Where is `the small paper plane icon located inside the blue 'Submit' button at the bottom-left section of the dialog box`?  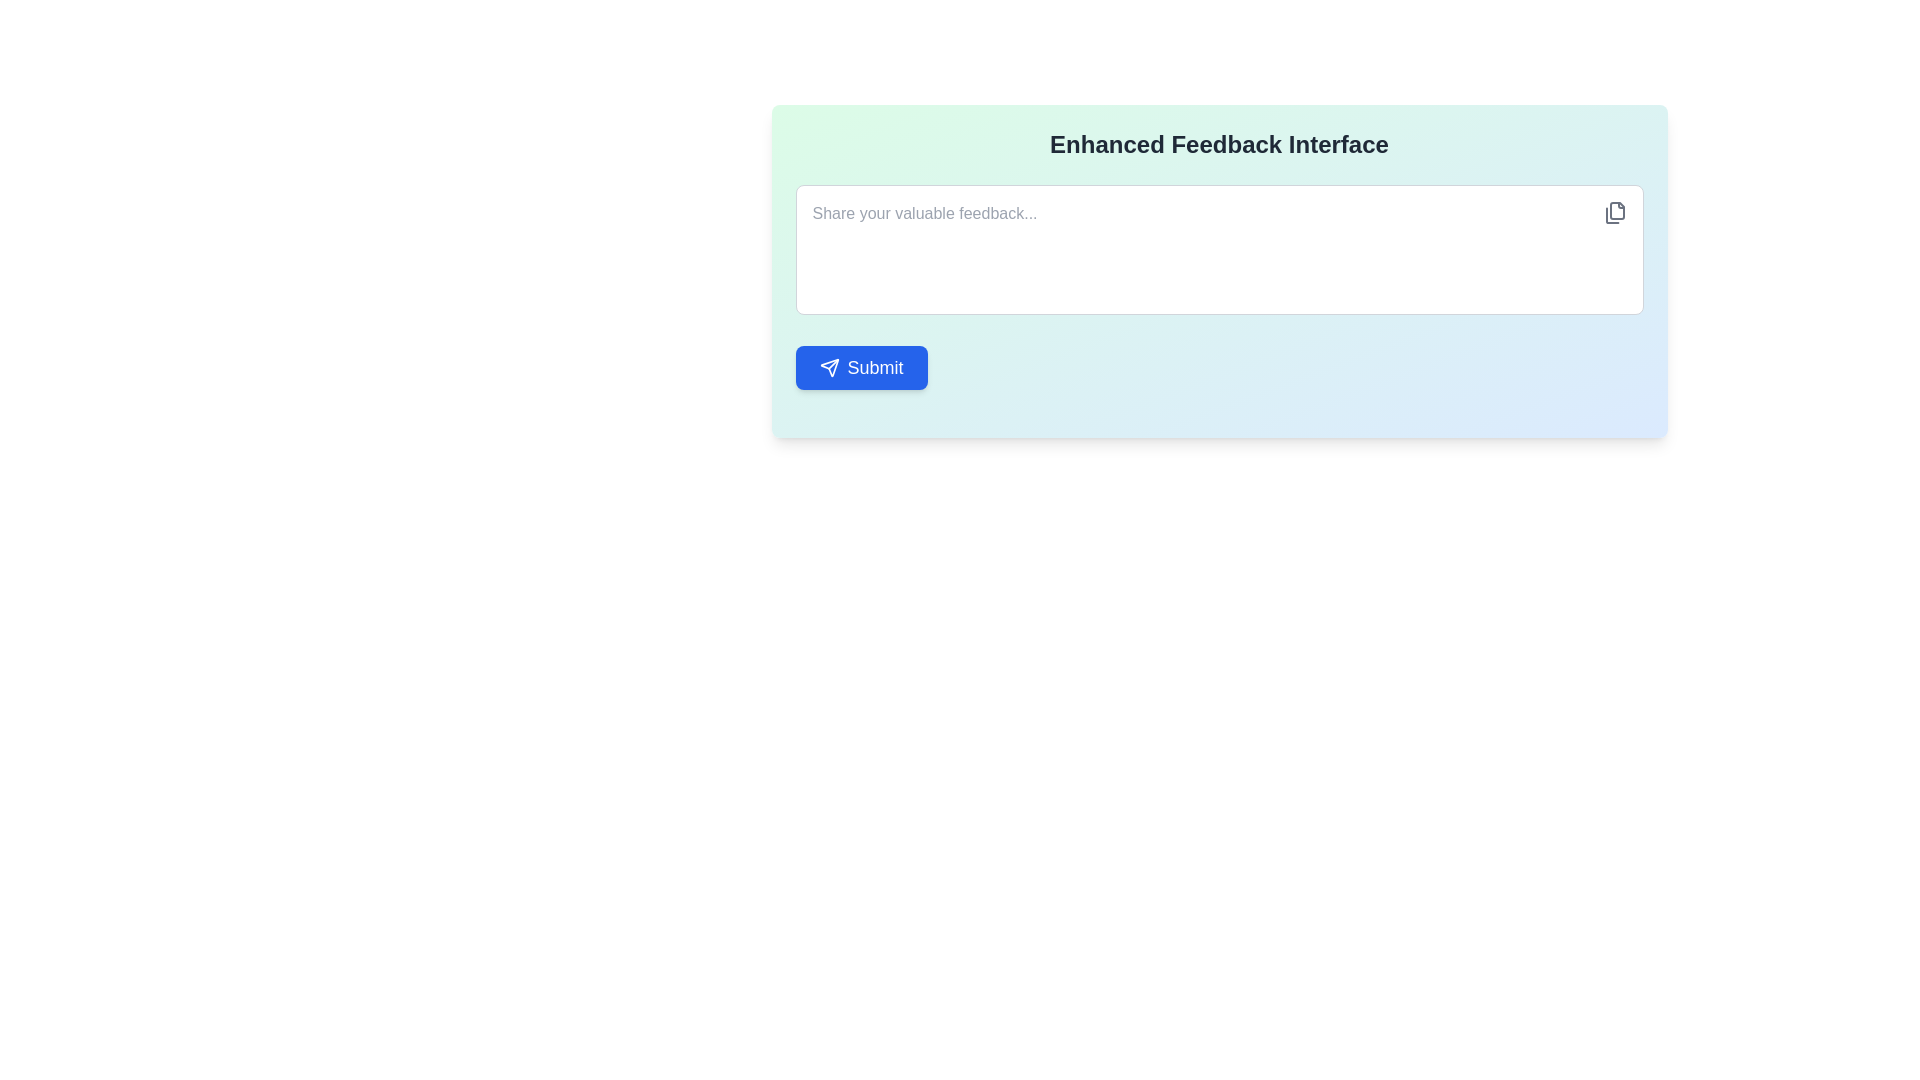 the small paper plane icon located inside the blue 'Submit' button at the bottom-left section of the dialog box is located at coordinates (829, 367).